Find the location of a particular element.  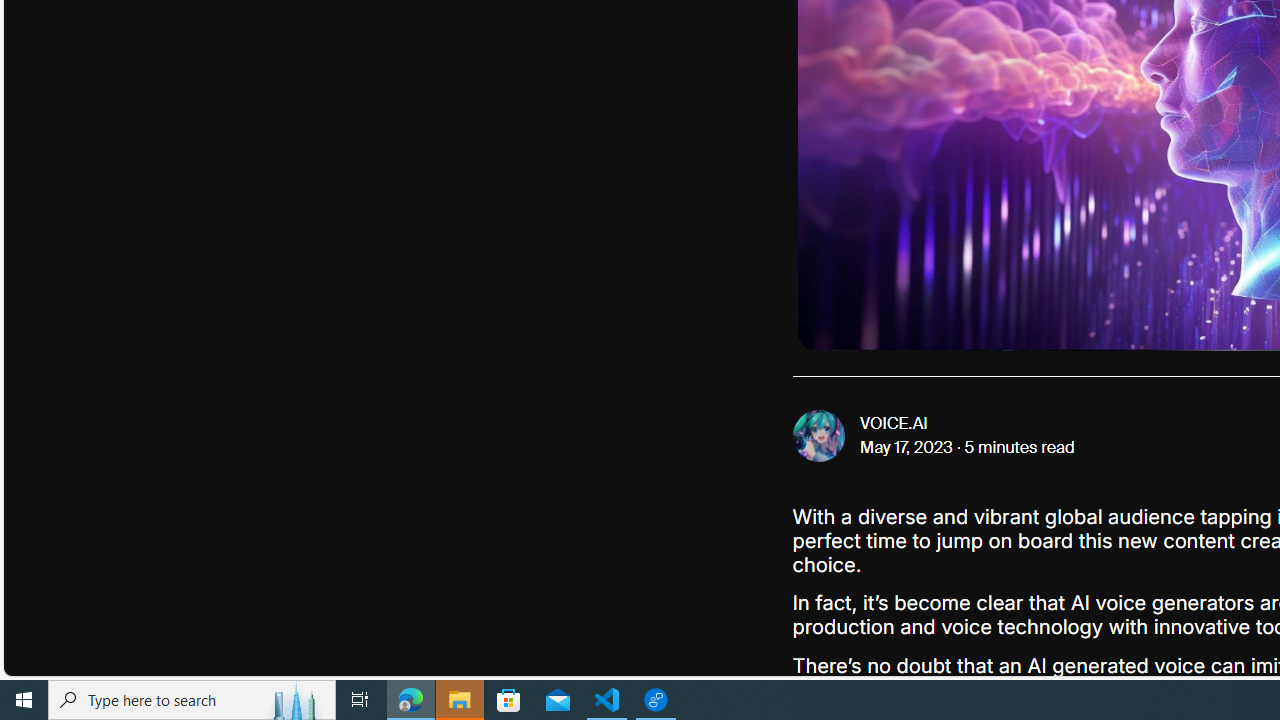

'VOICE.AI' is located at coordinates (893, 423).